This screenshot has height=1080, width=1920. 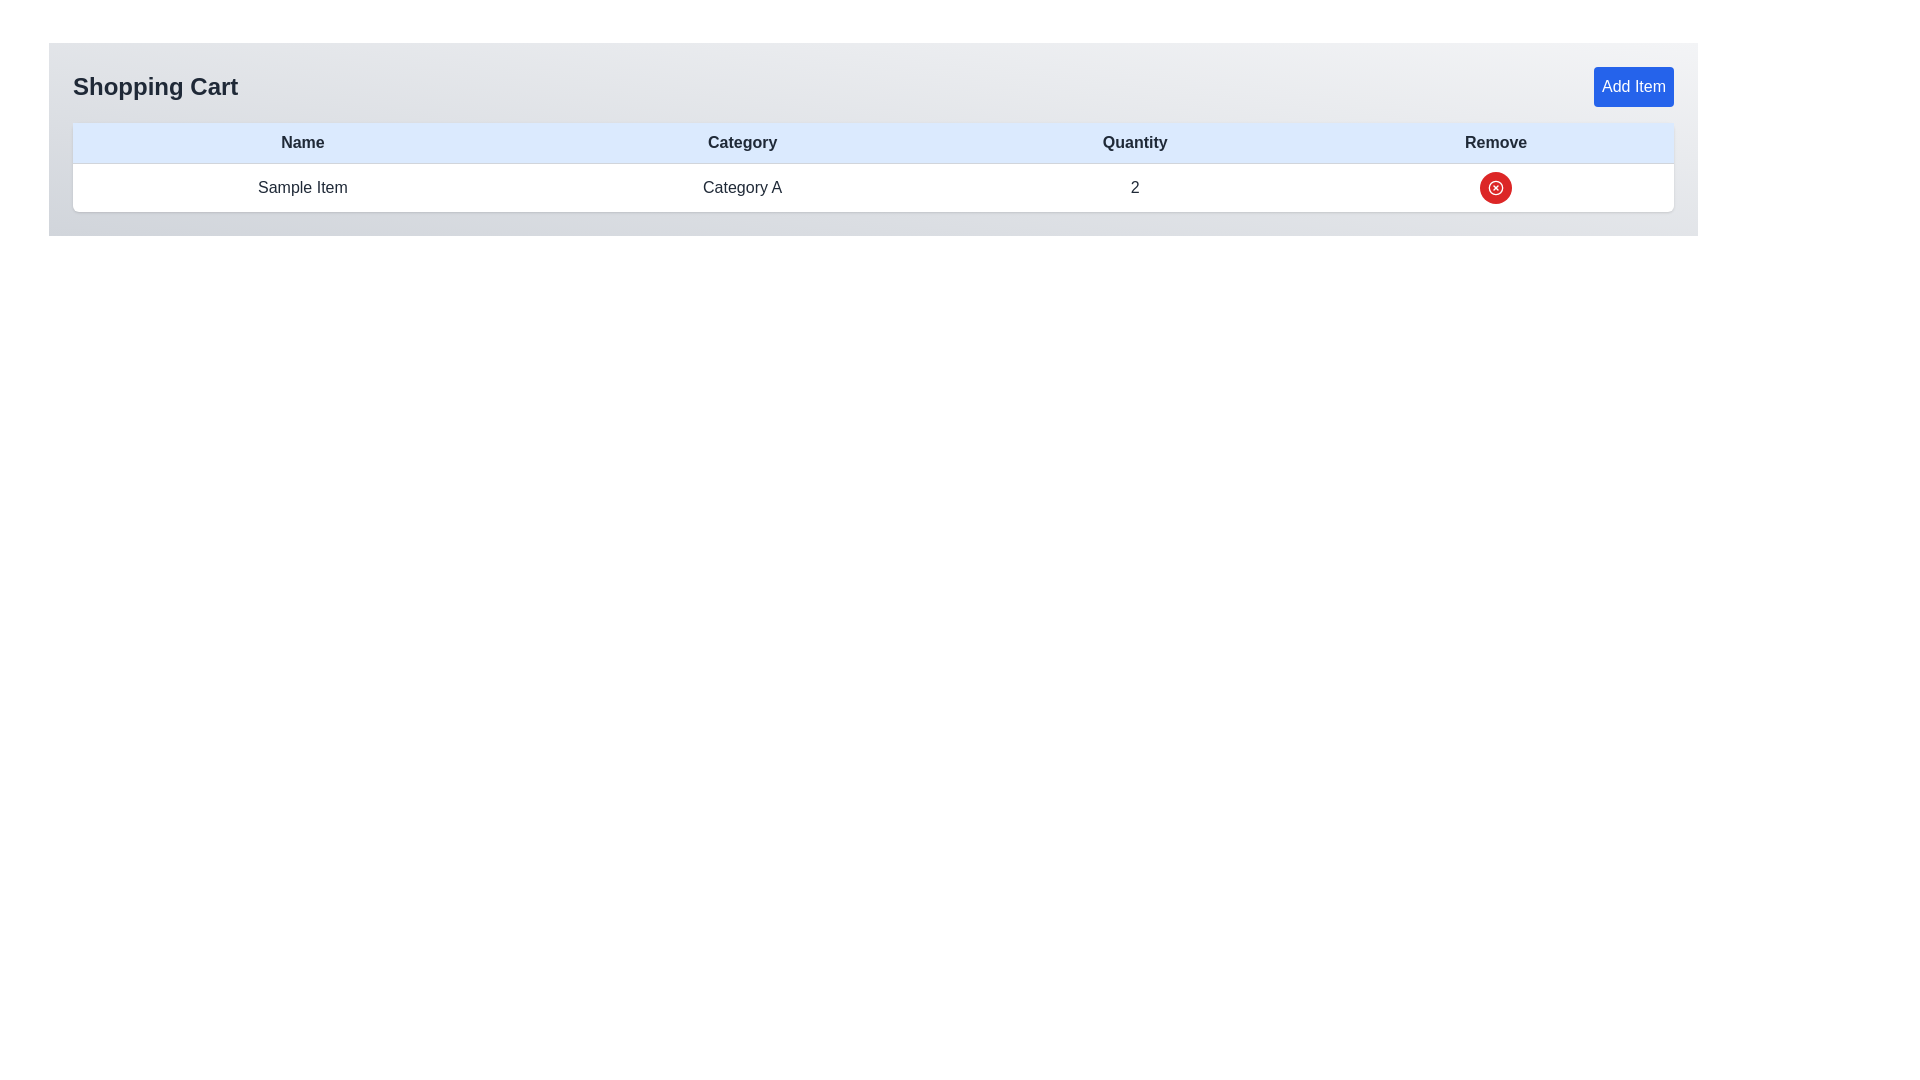 What do you see at coordinates (1496, 142) in the screenshot?
I see `the 'Remove' column label in the Shopping Cart table, which is the fourth column header located at the far right, indicating functionality for removing items` at bounding box center [1496, 142].